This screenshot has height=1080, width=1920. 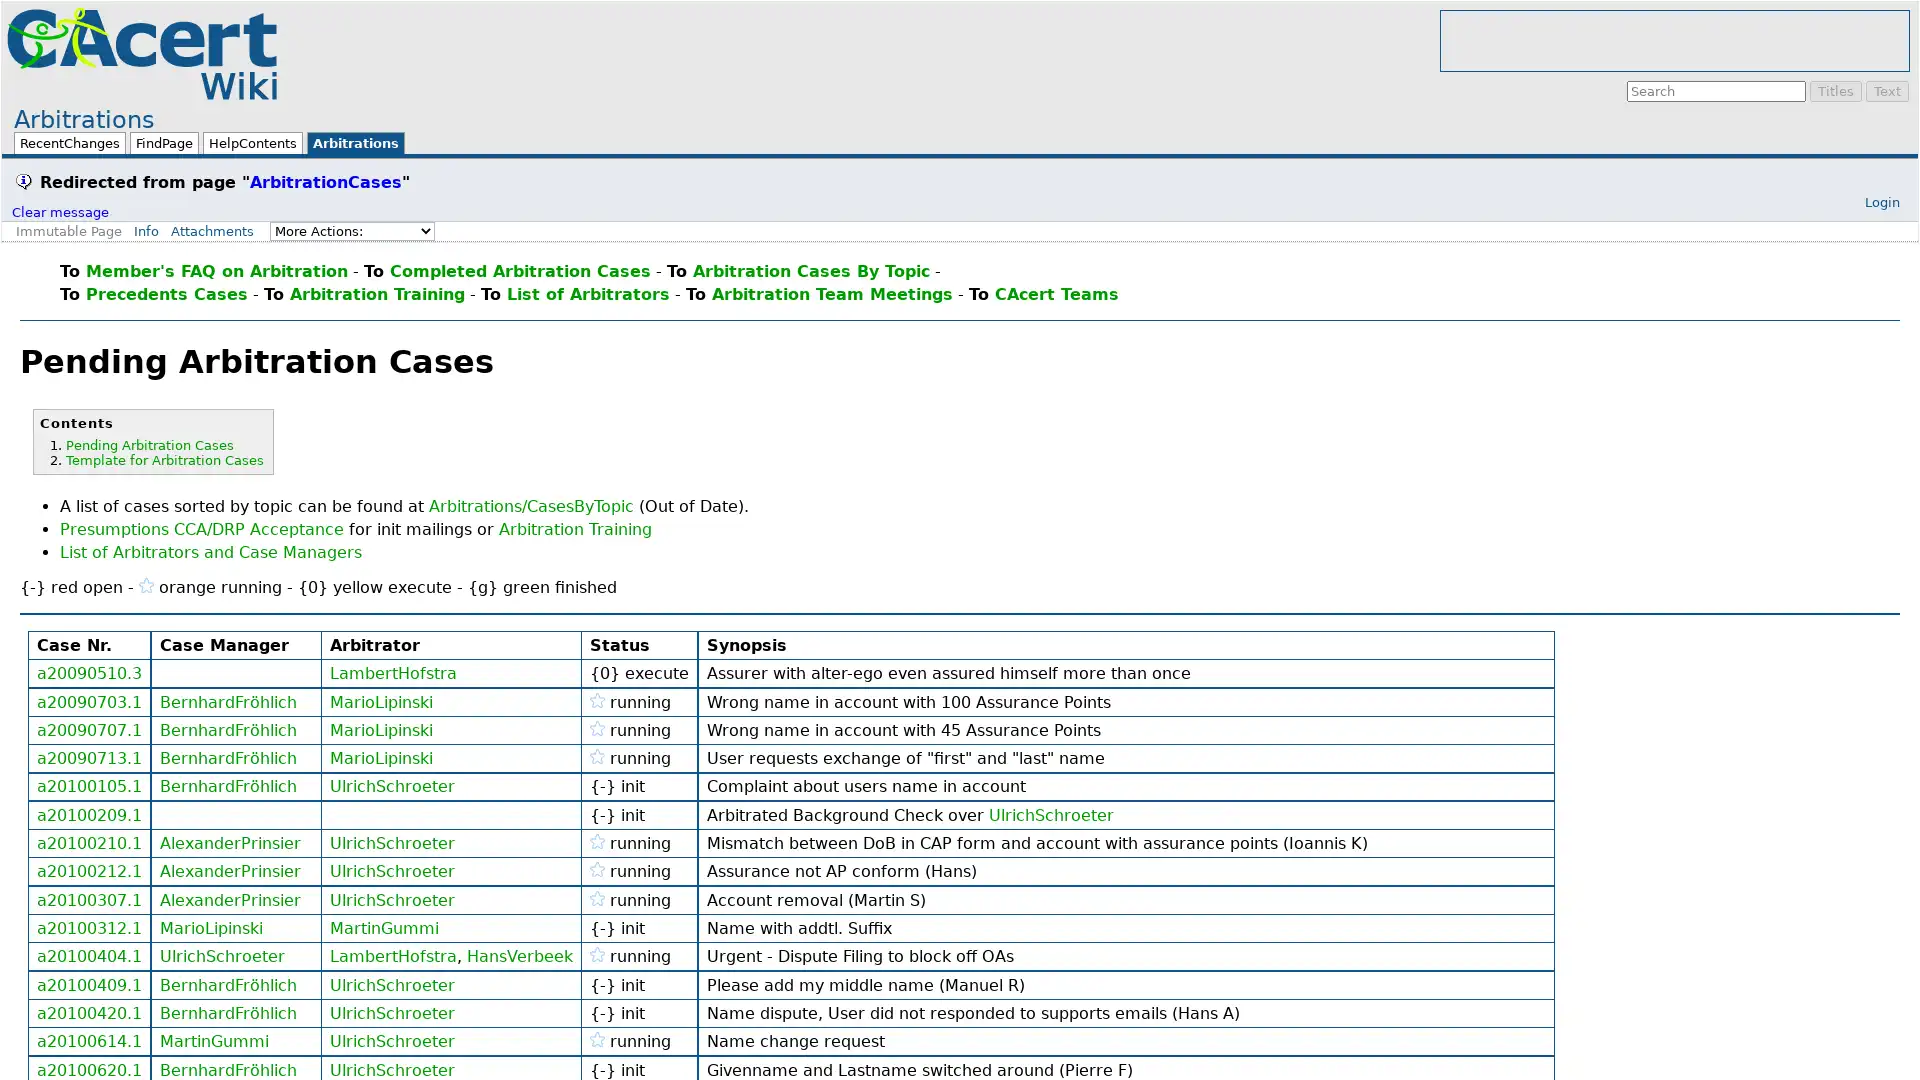 What do you see at coordinates (1886, 91) in the screenshot?
I see `Text` at bounding box center [1886, 91].